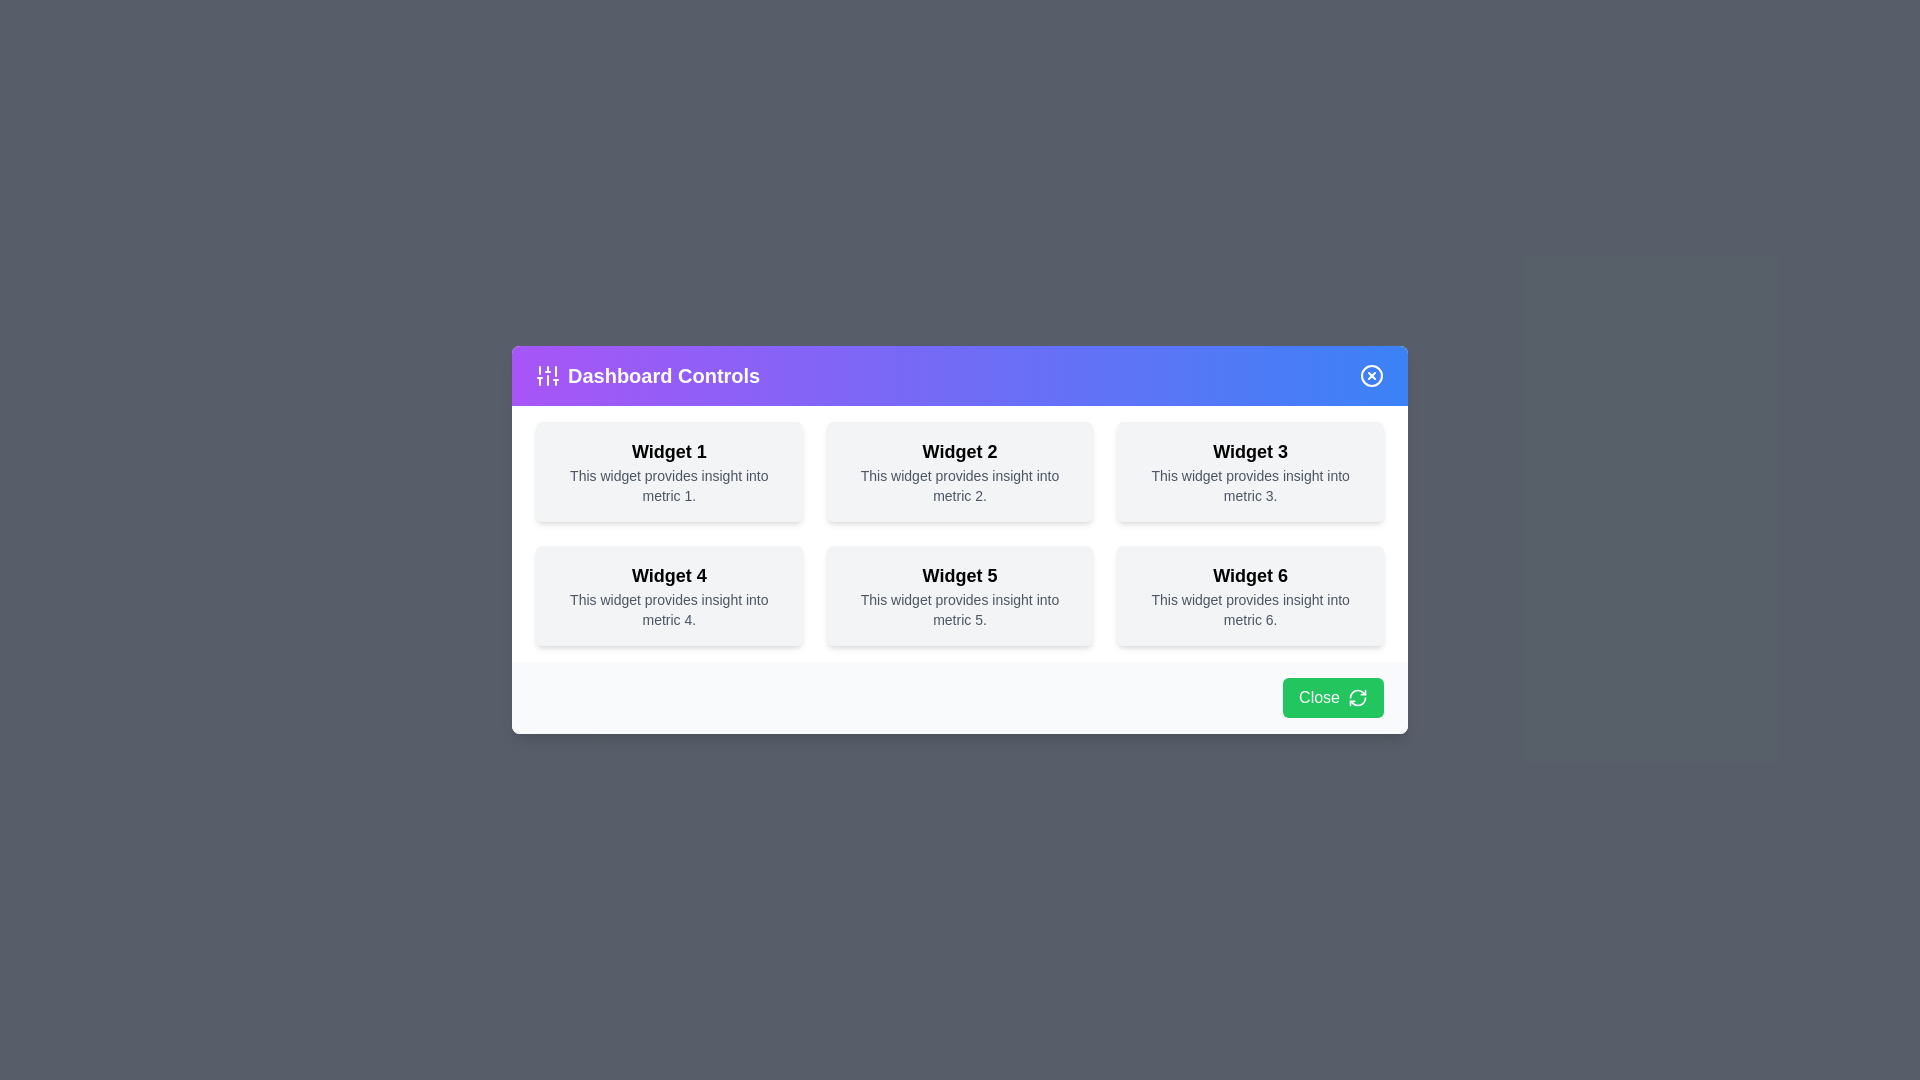 This screenshot has height=1080, width=1920. What do you see at coordinates (1333, 697) in the screenshot?
I see `the 'Close' button at the bottom of the dialog to close it` at bounding box center [1333, 697].